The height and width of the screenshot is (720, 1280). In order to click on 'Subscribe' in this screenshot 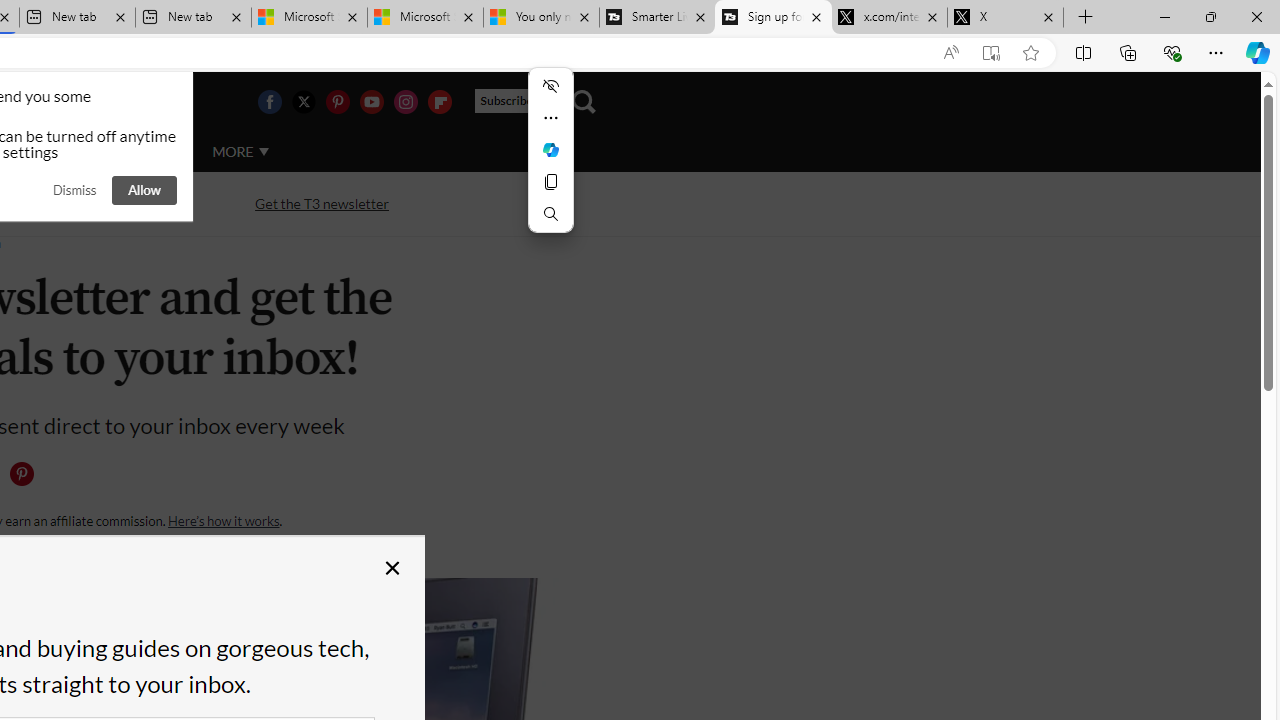, I will do `click(514, 101)`.